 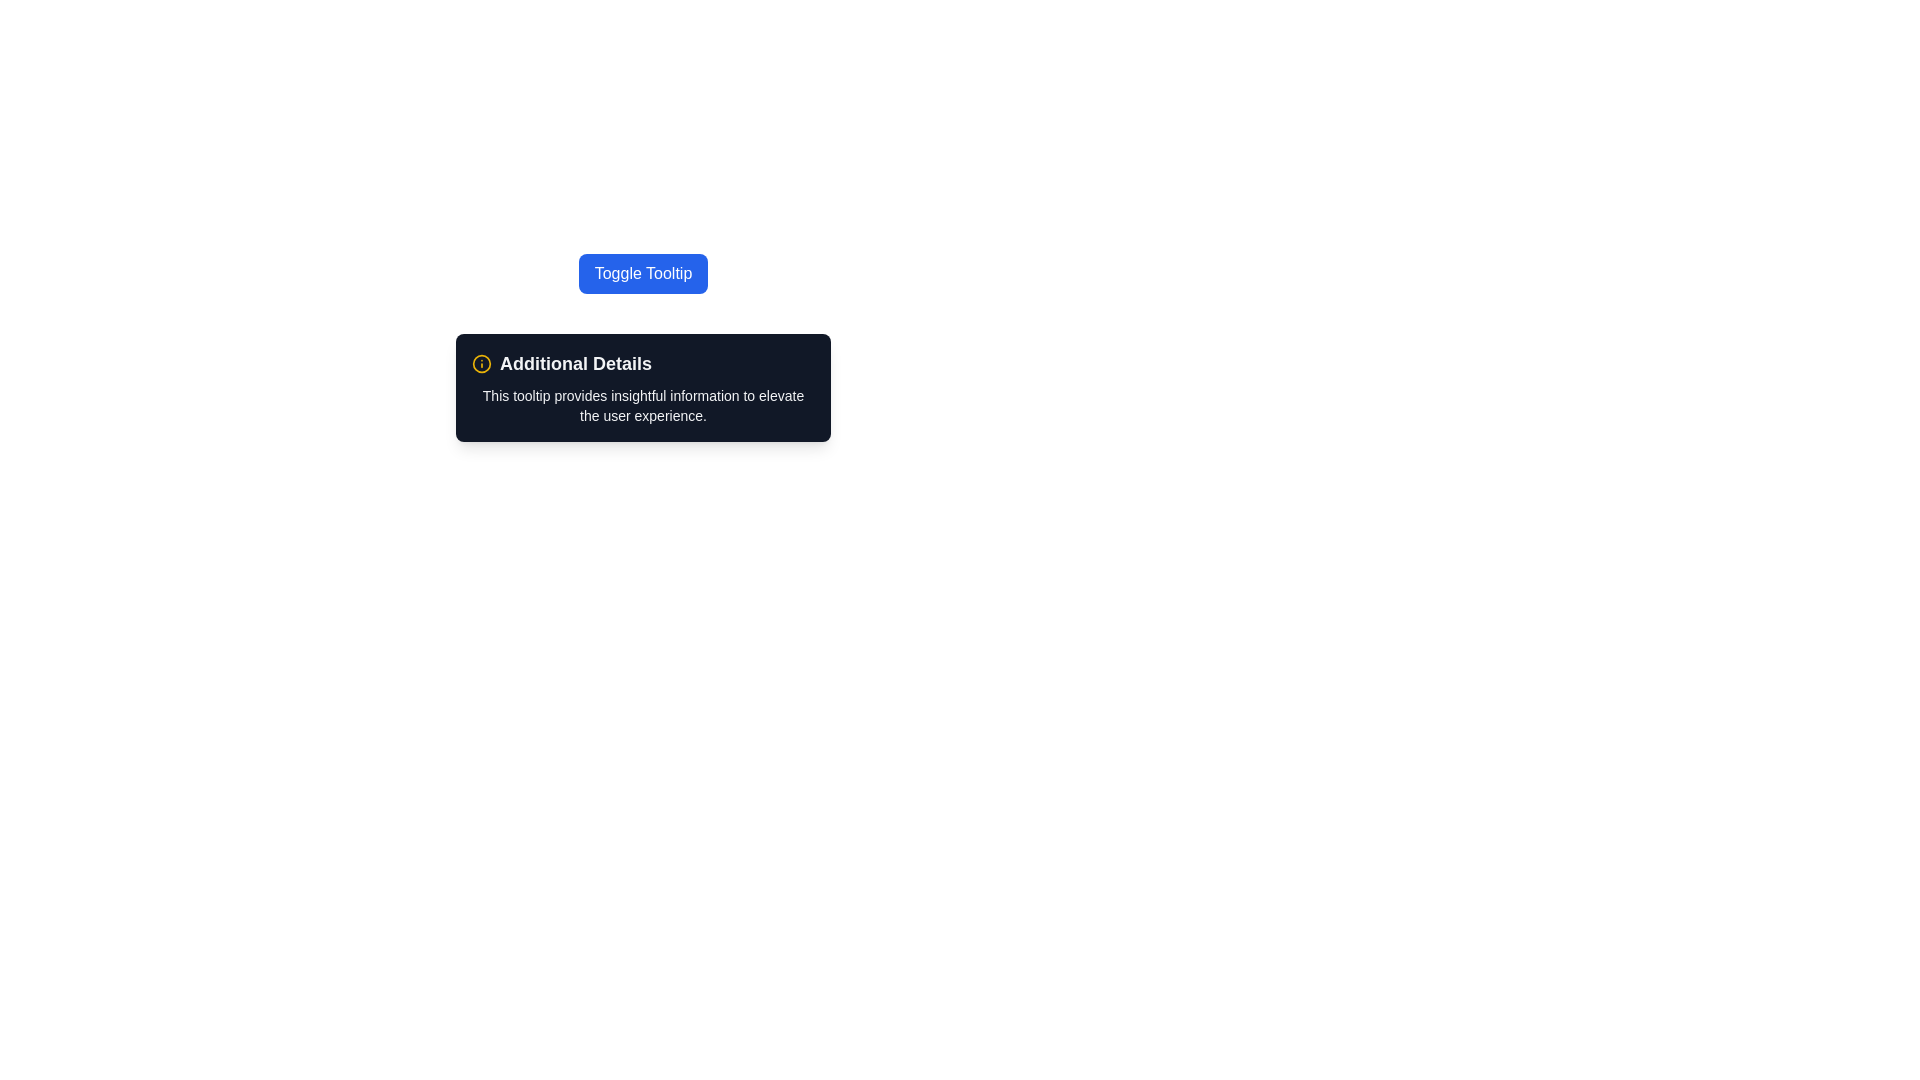 I want to click on the information icon located to the left of the 'Additional Details' text, which serves as a visual cue for additional information, so click(x=481, y=363).